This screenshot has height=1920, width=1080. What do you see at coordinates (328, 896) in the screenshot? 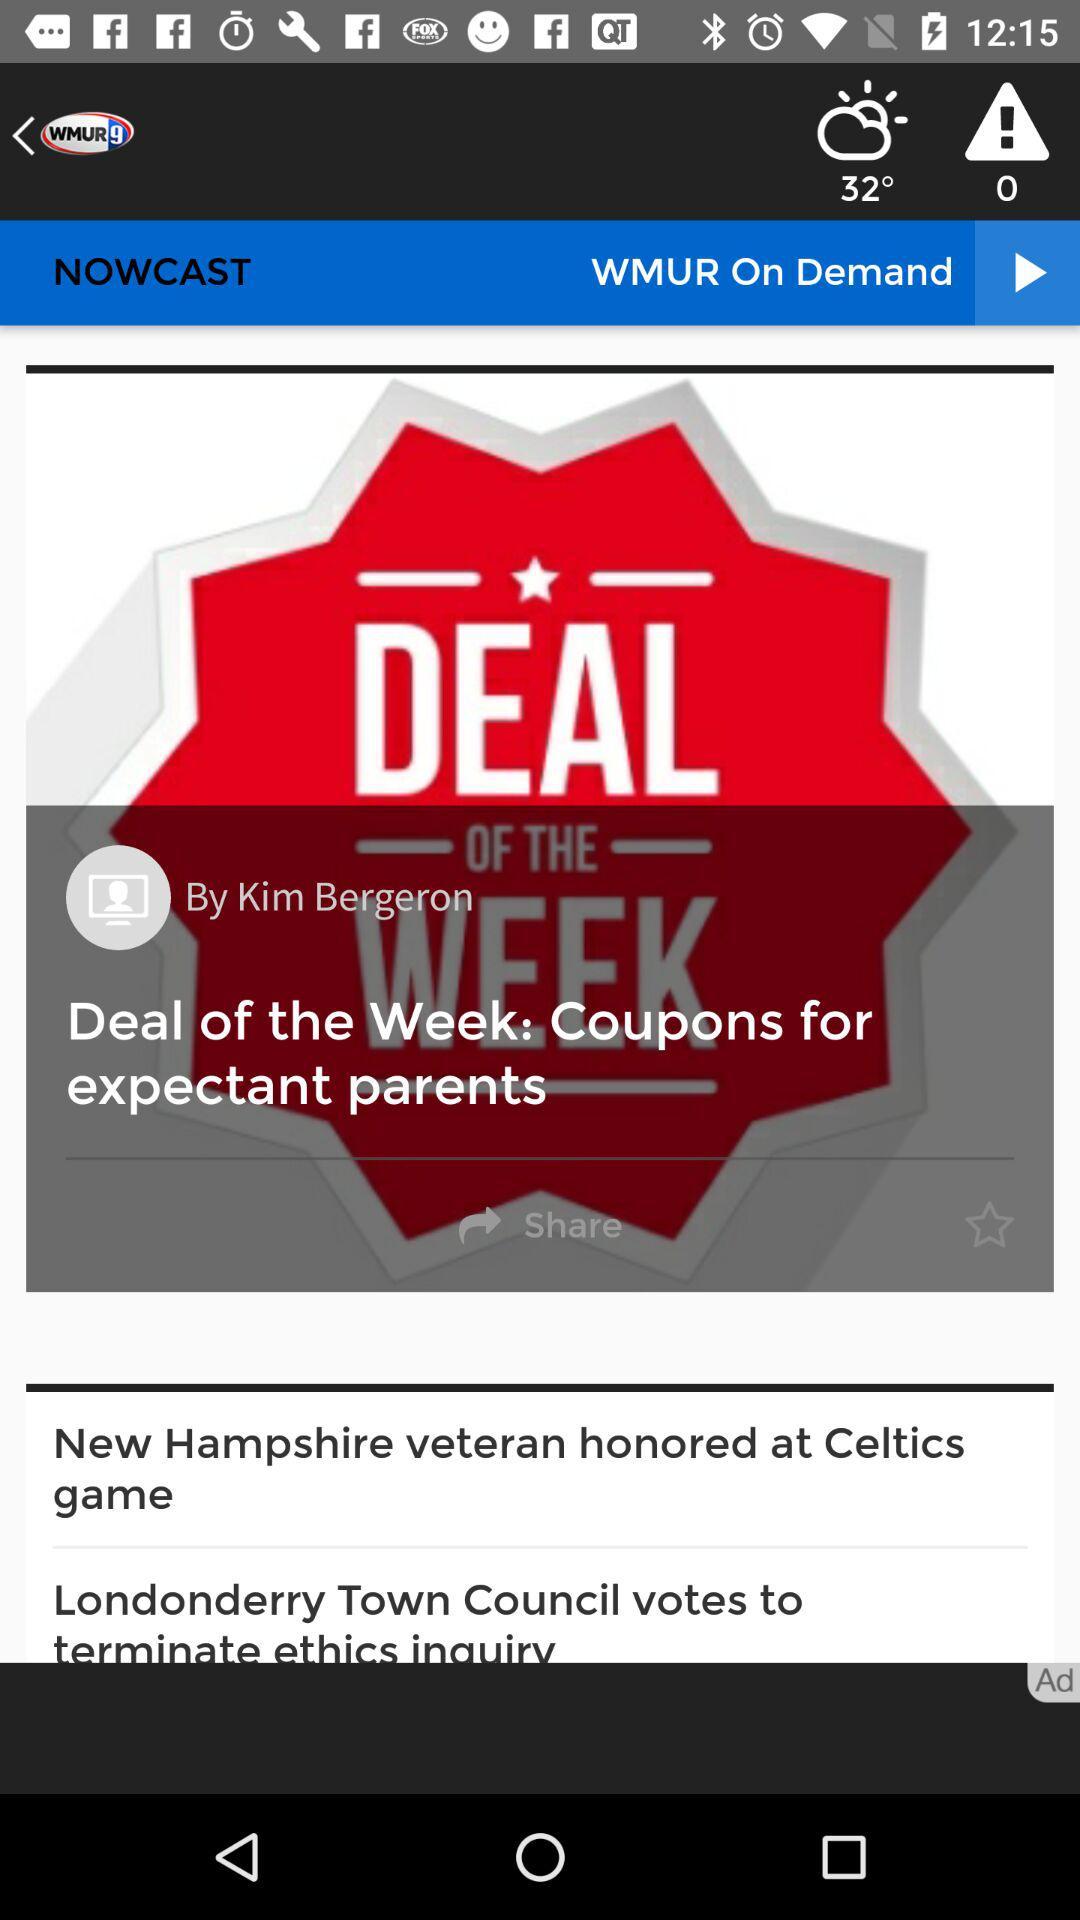
I see `the by kim bergeron` at bounding box center [328, 896].